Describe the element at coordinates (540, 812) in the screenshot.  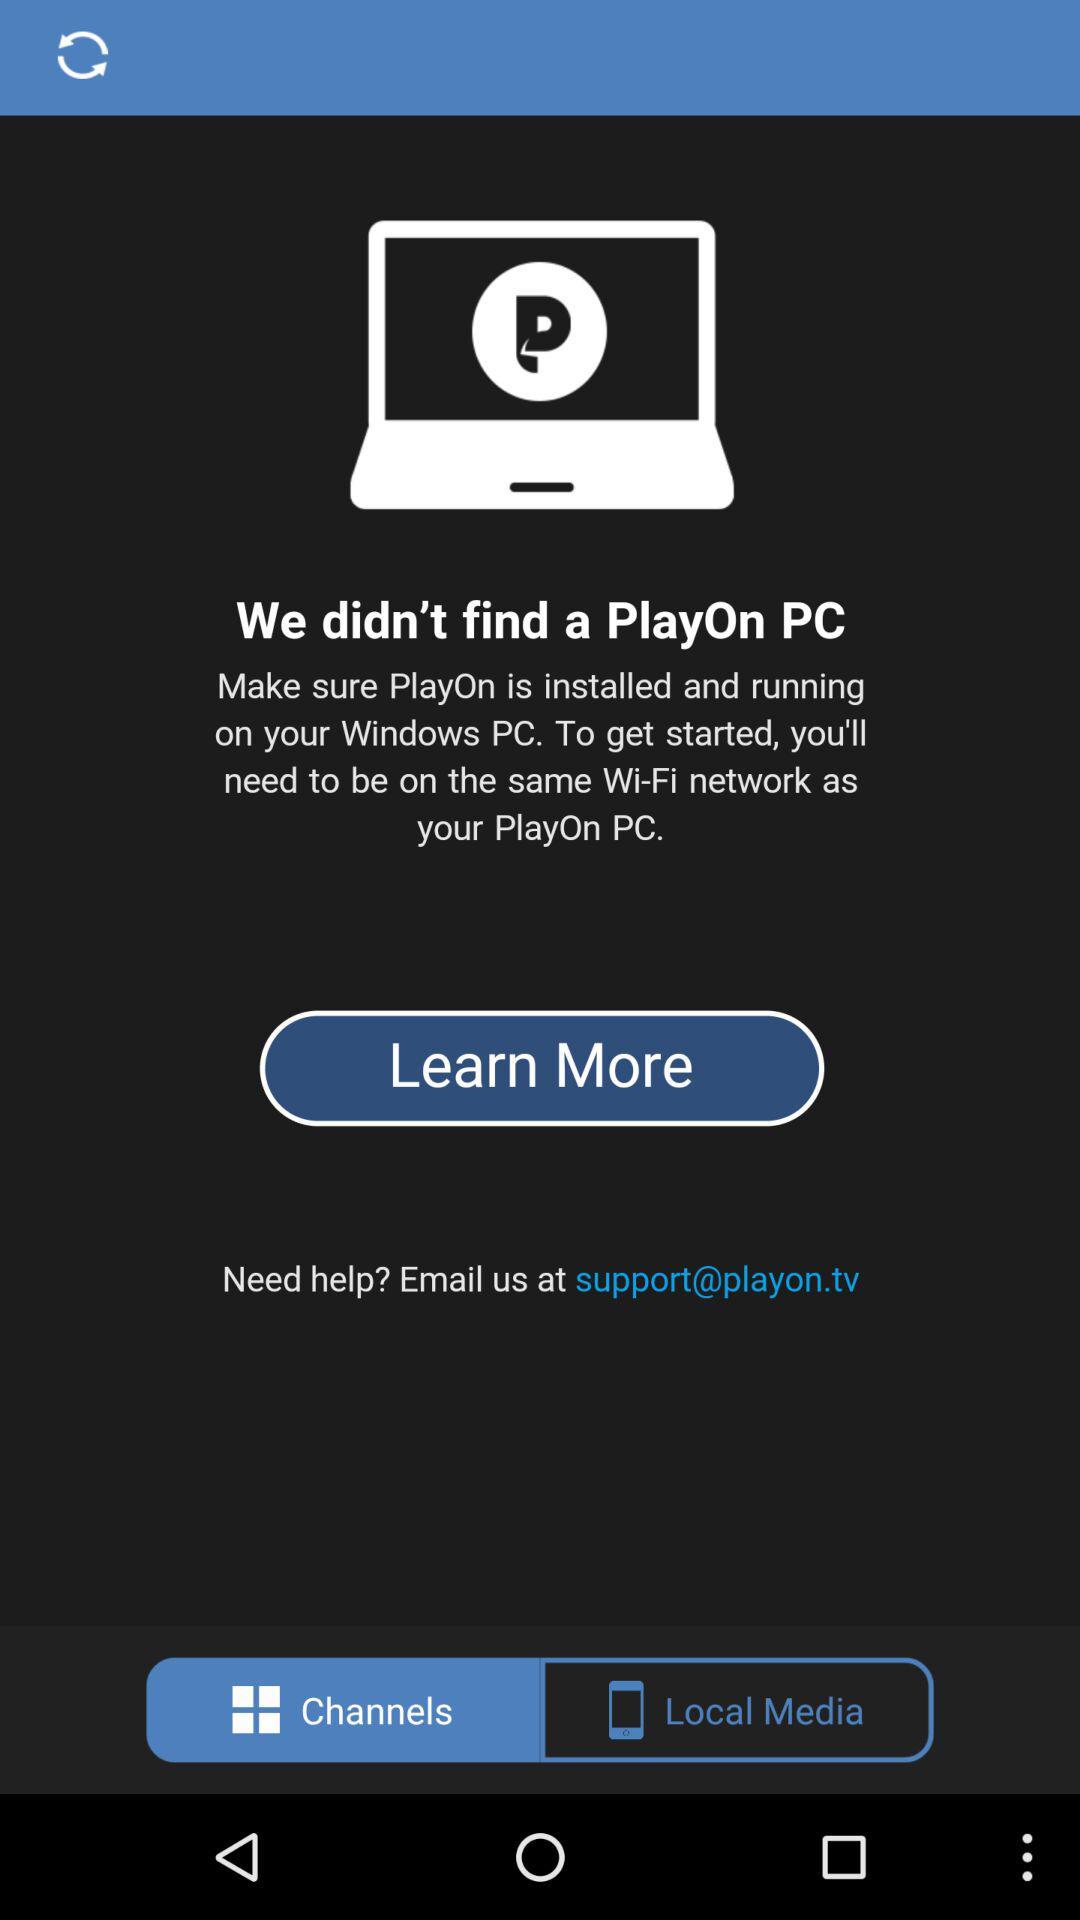
I see `for advertisement` at that location.